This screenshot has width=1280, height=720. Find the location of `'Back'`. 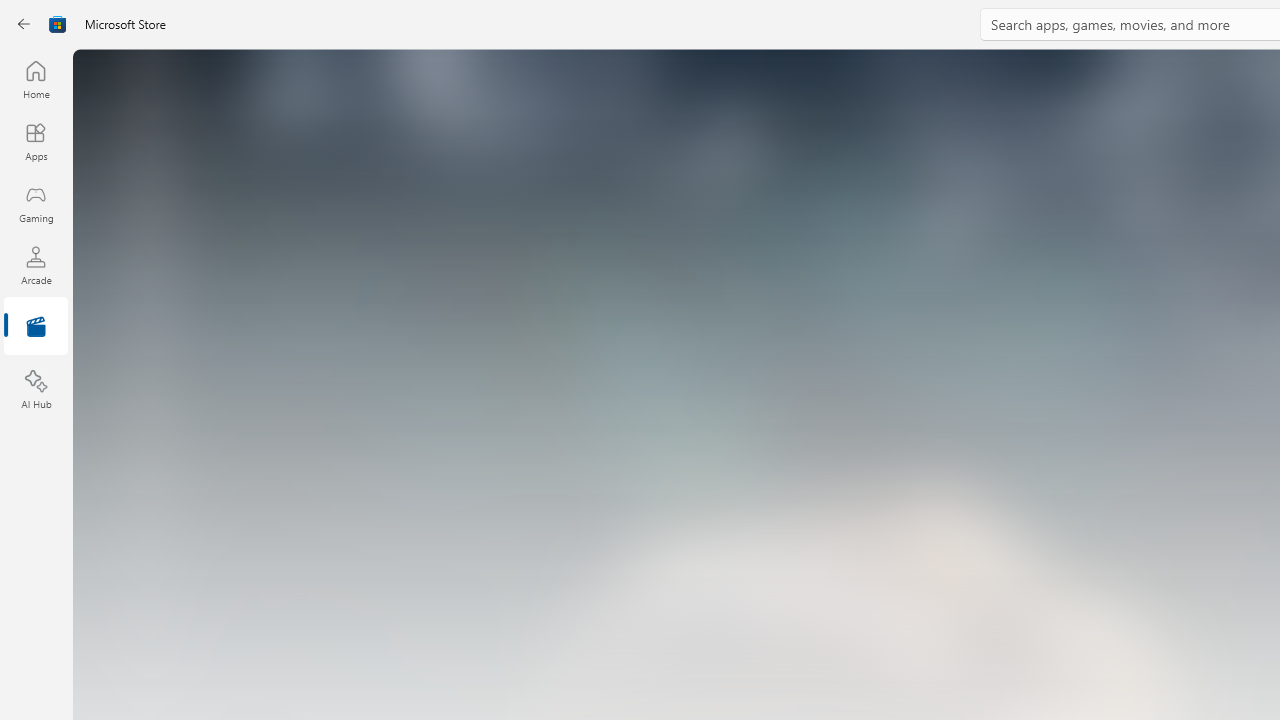

'Back' is located at coordinates (24, 24).